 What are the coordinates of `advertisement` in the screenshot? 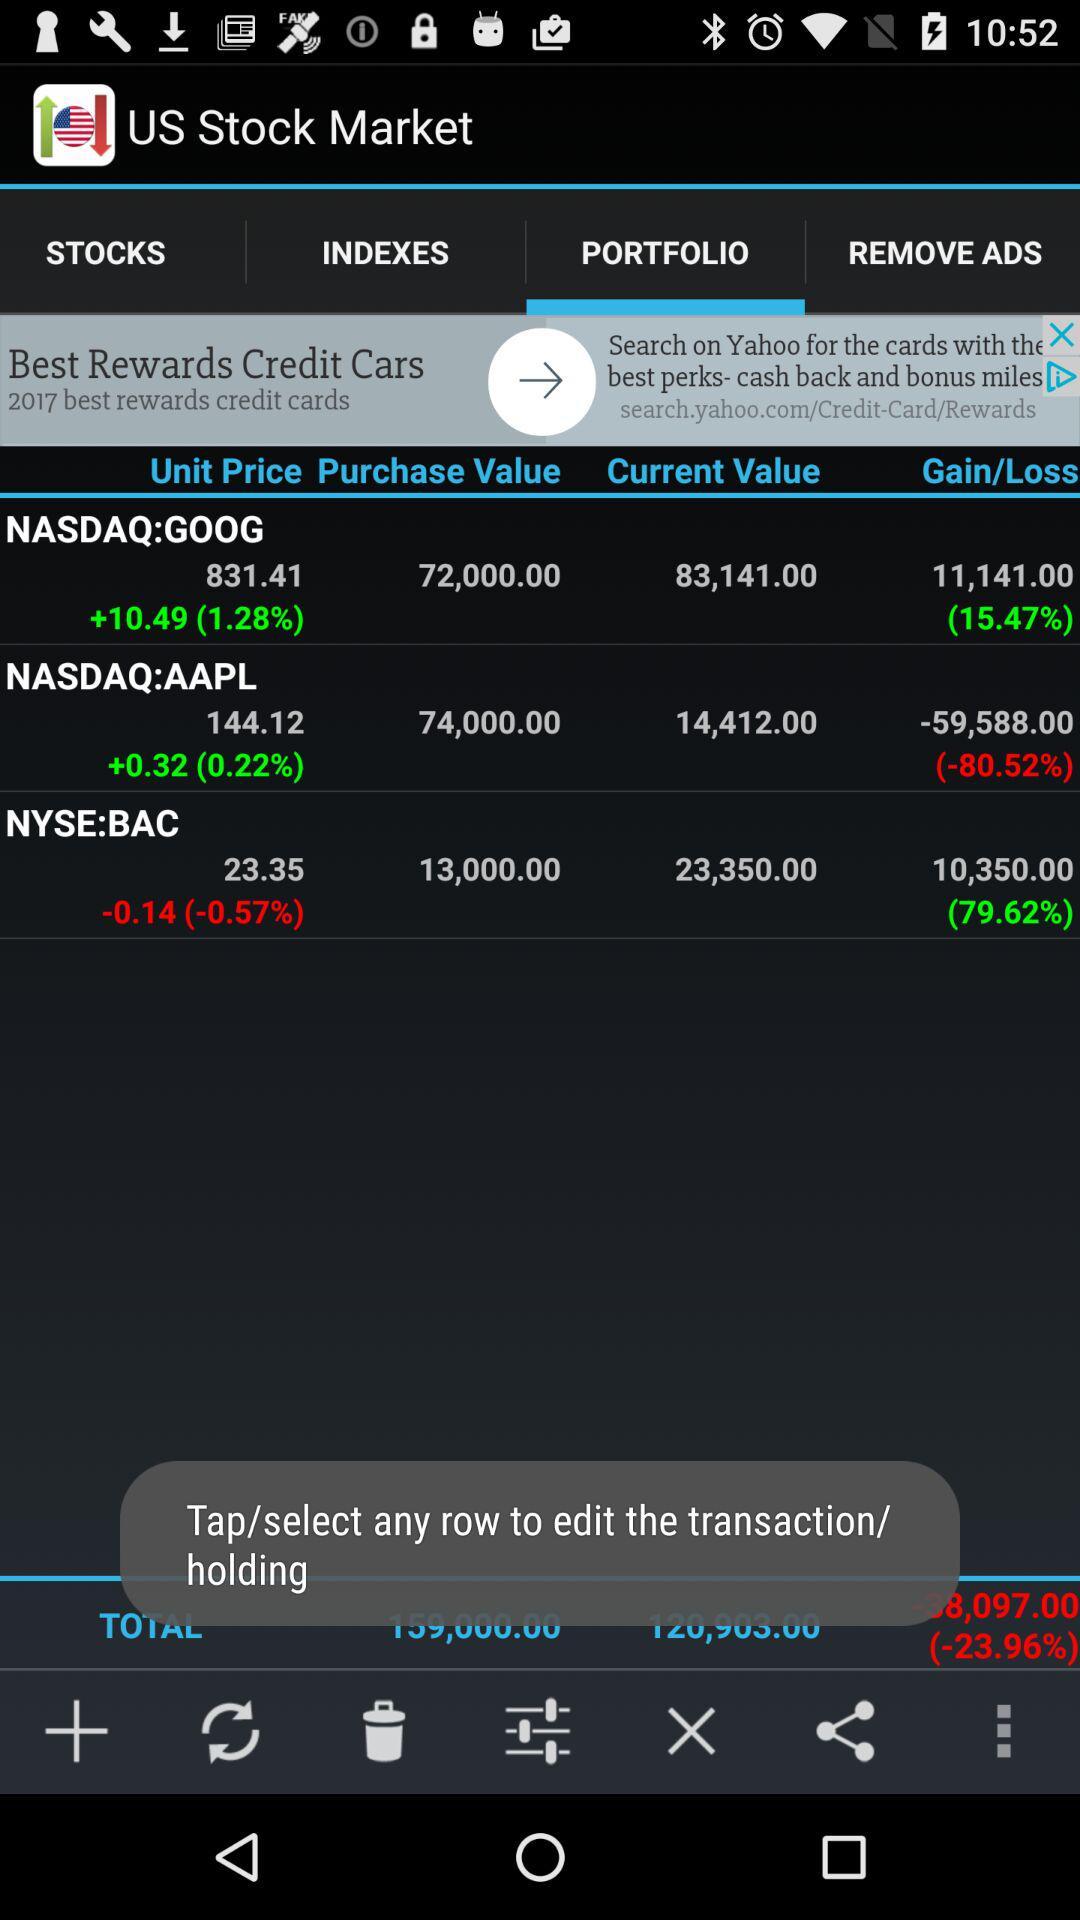 It's located at (540, 380).